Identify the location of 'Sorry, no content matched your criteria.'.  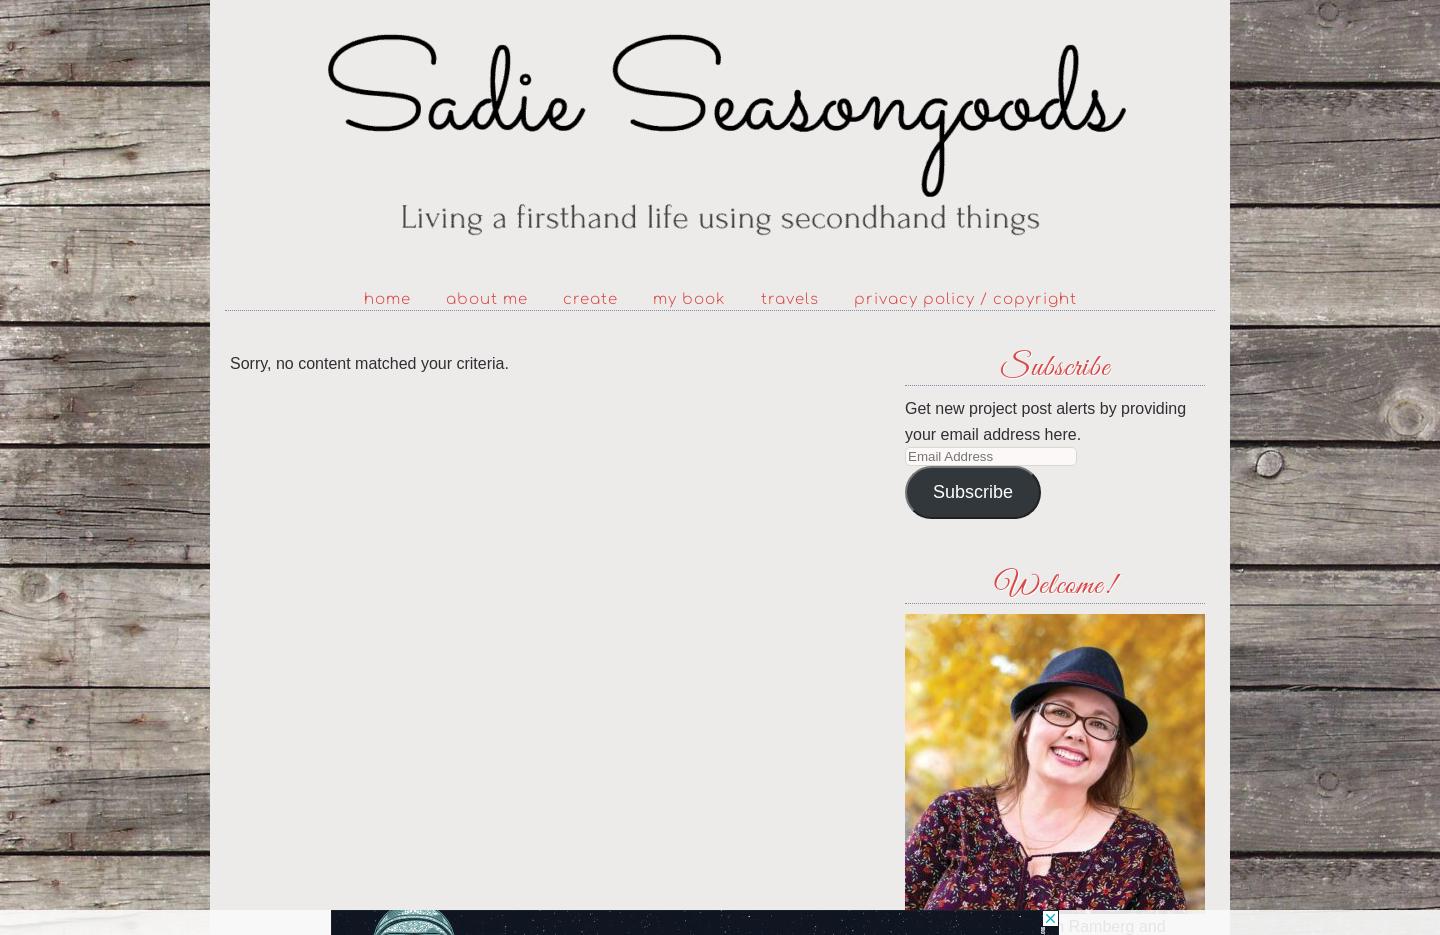
(229, 362).